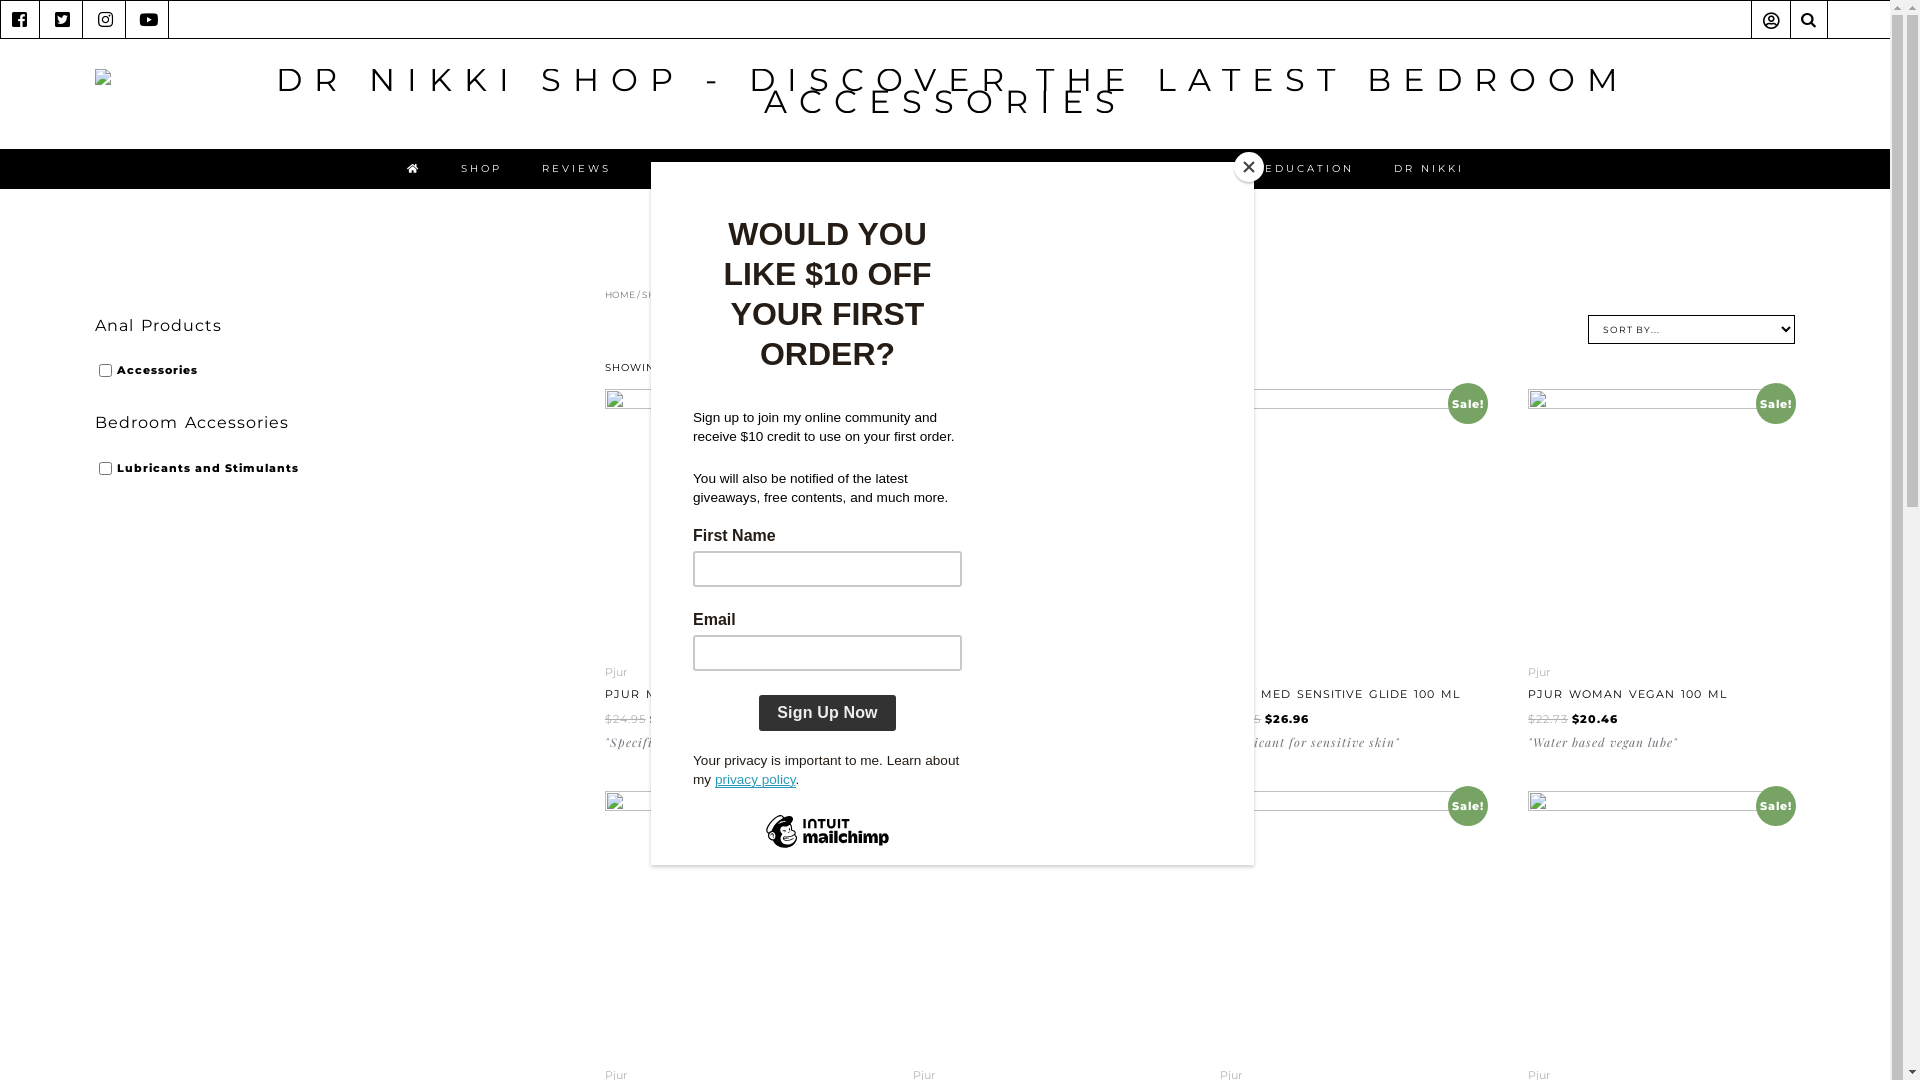  I want to click on 'SEX TOY CONSULT', so click(956, 157).